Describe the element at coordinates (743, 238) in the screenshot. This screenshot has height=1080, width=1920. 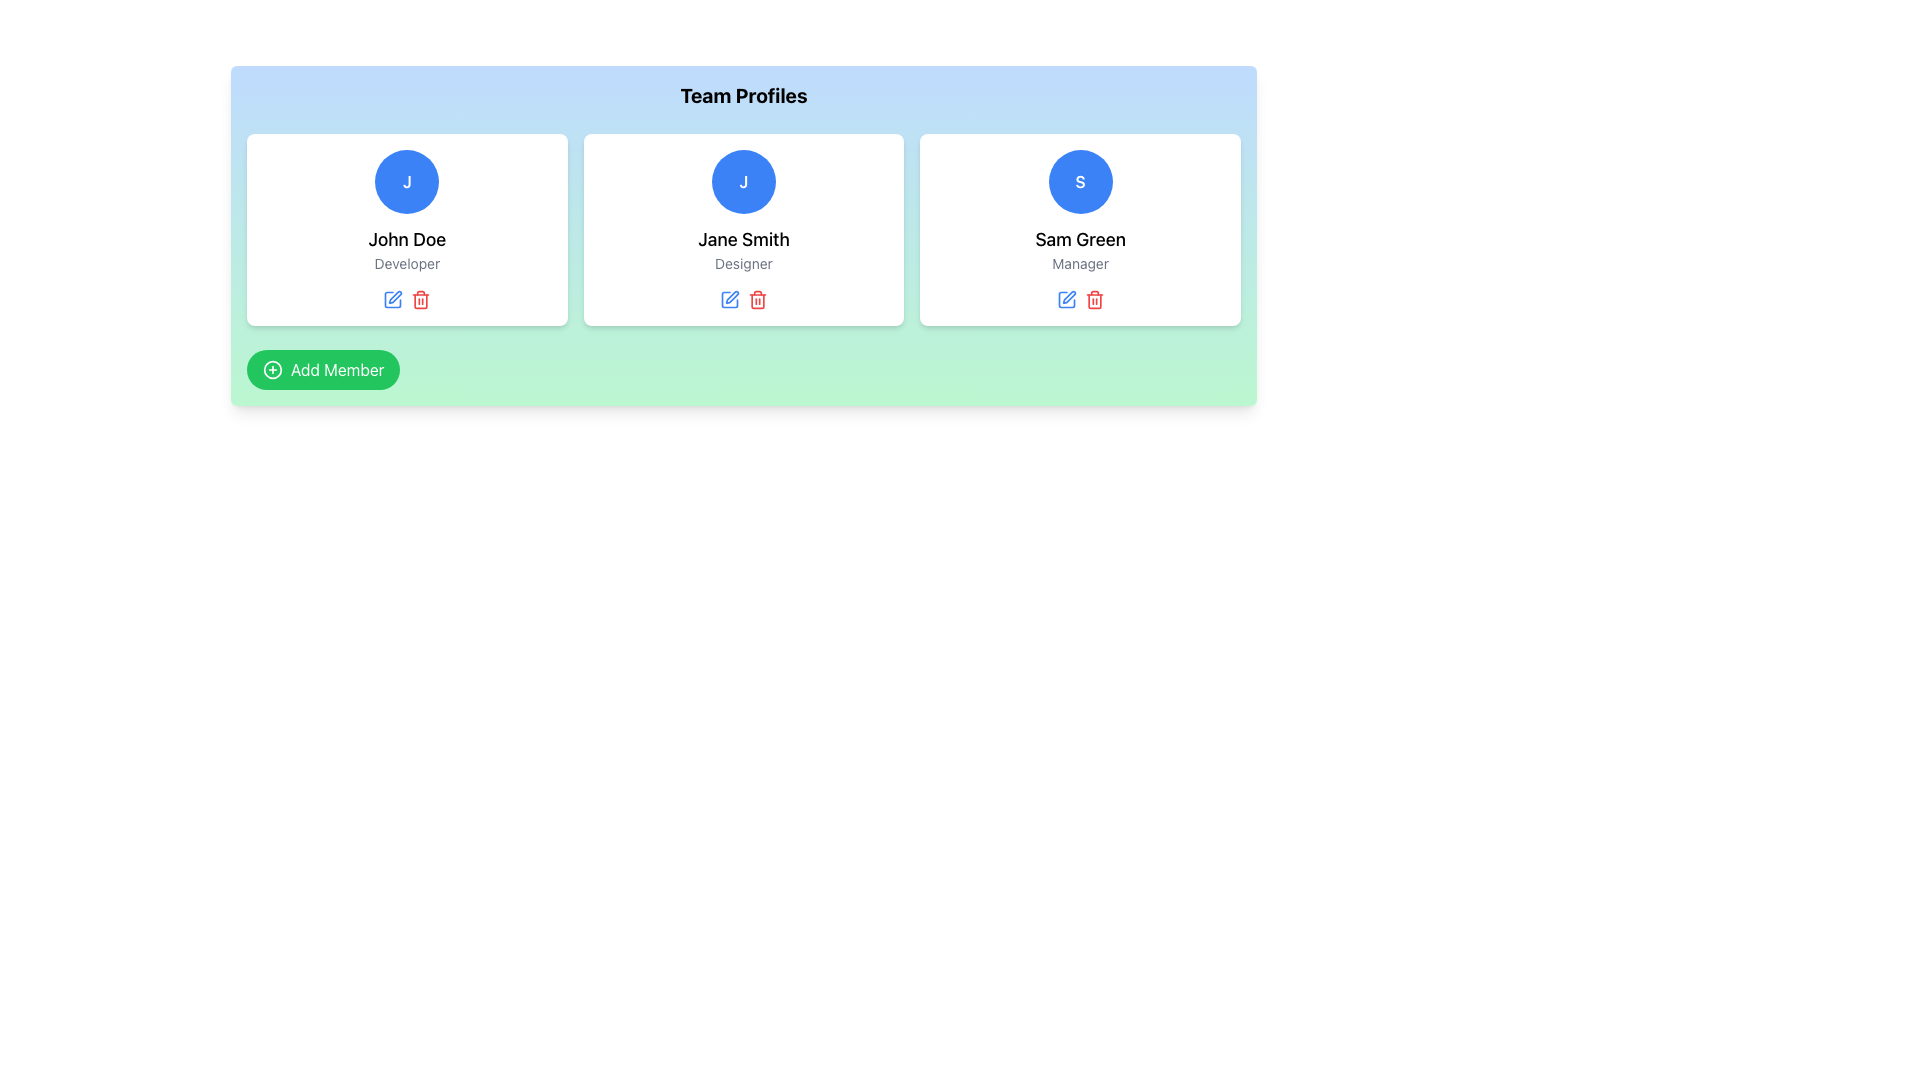
I see `the Text Label displaying the individual's name in the Team Profiles section` at that location.